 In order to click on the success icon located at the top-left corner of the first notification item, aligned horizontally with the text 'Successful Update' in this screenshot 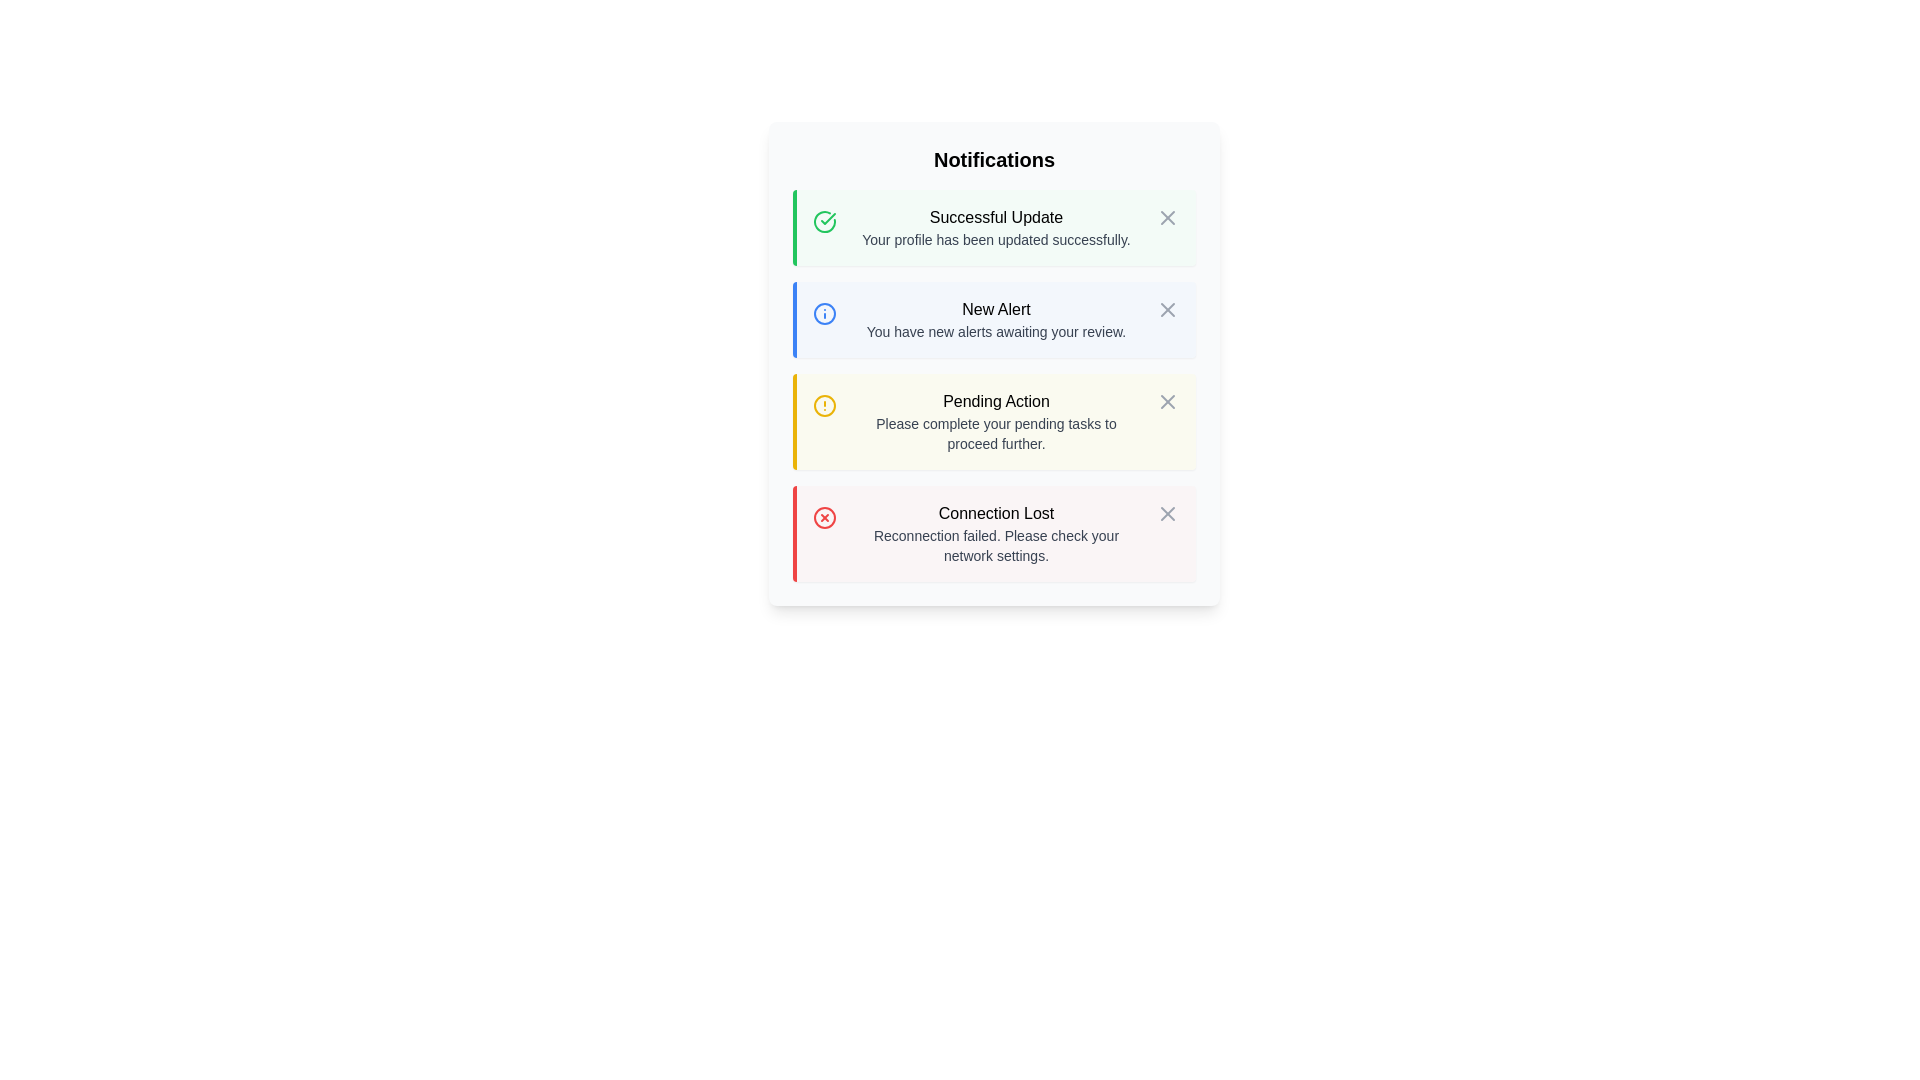, I will do `click(825, 222)`.